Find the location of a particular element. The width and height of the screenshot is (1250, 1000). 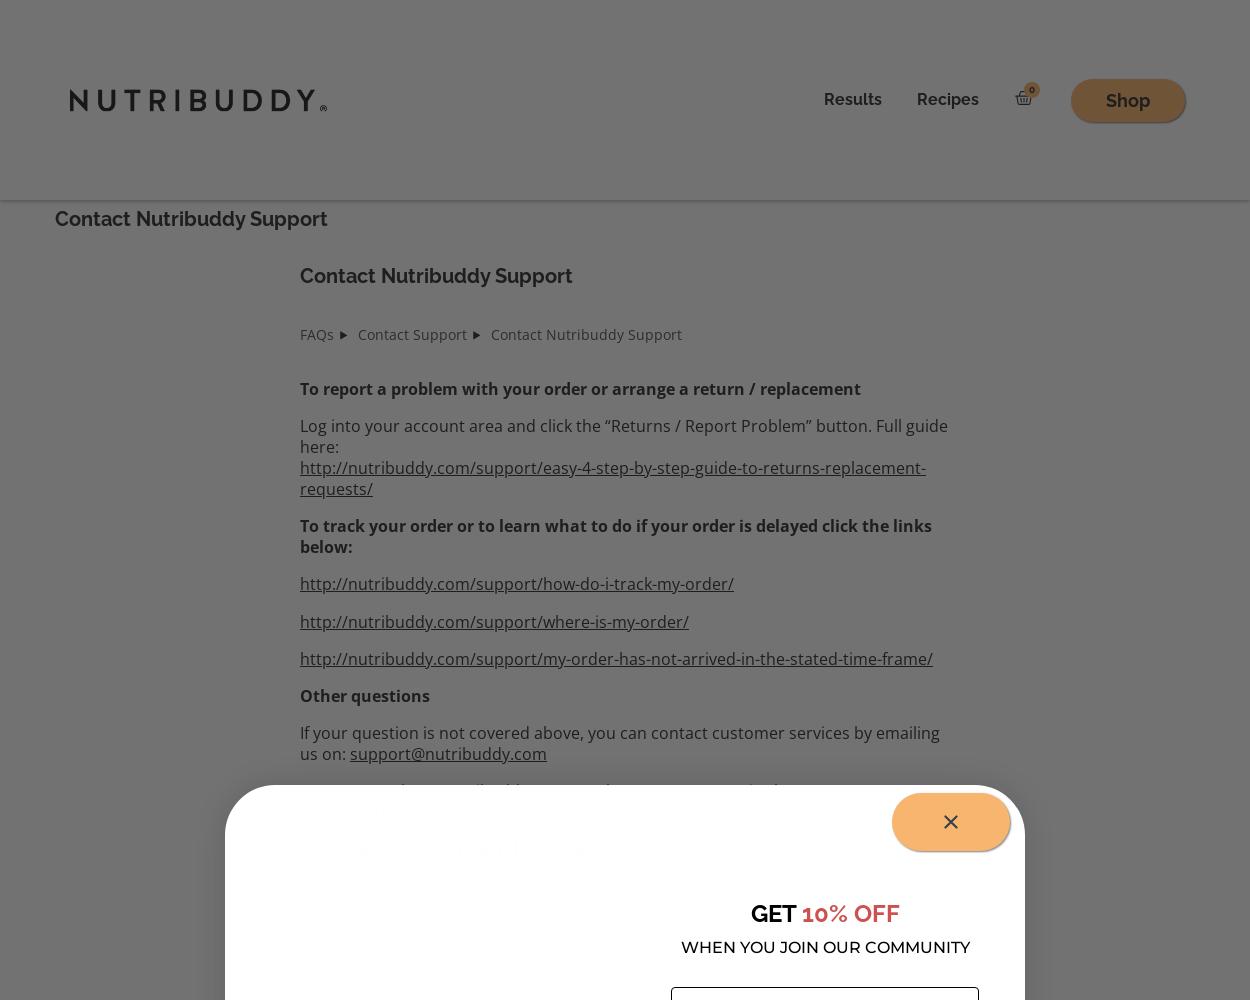

'support@nutribuddy.com' is located at coordinates (447, 754).